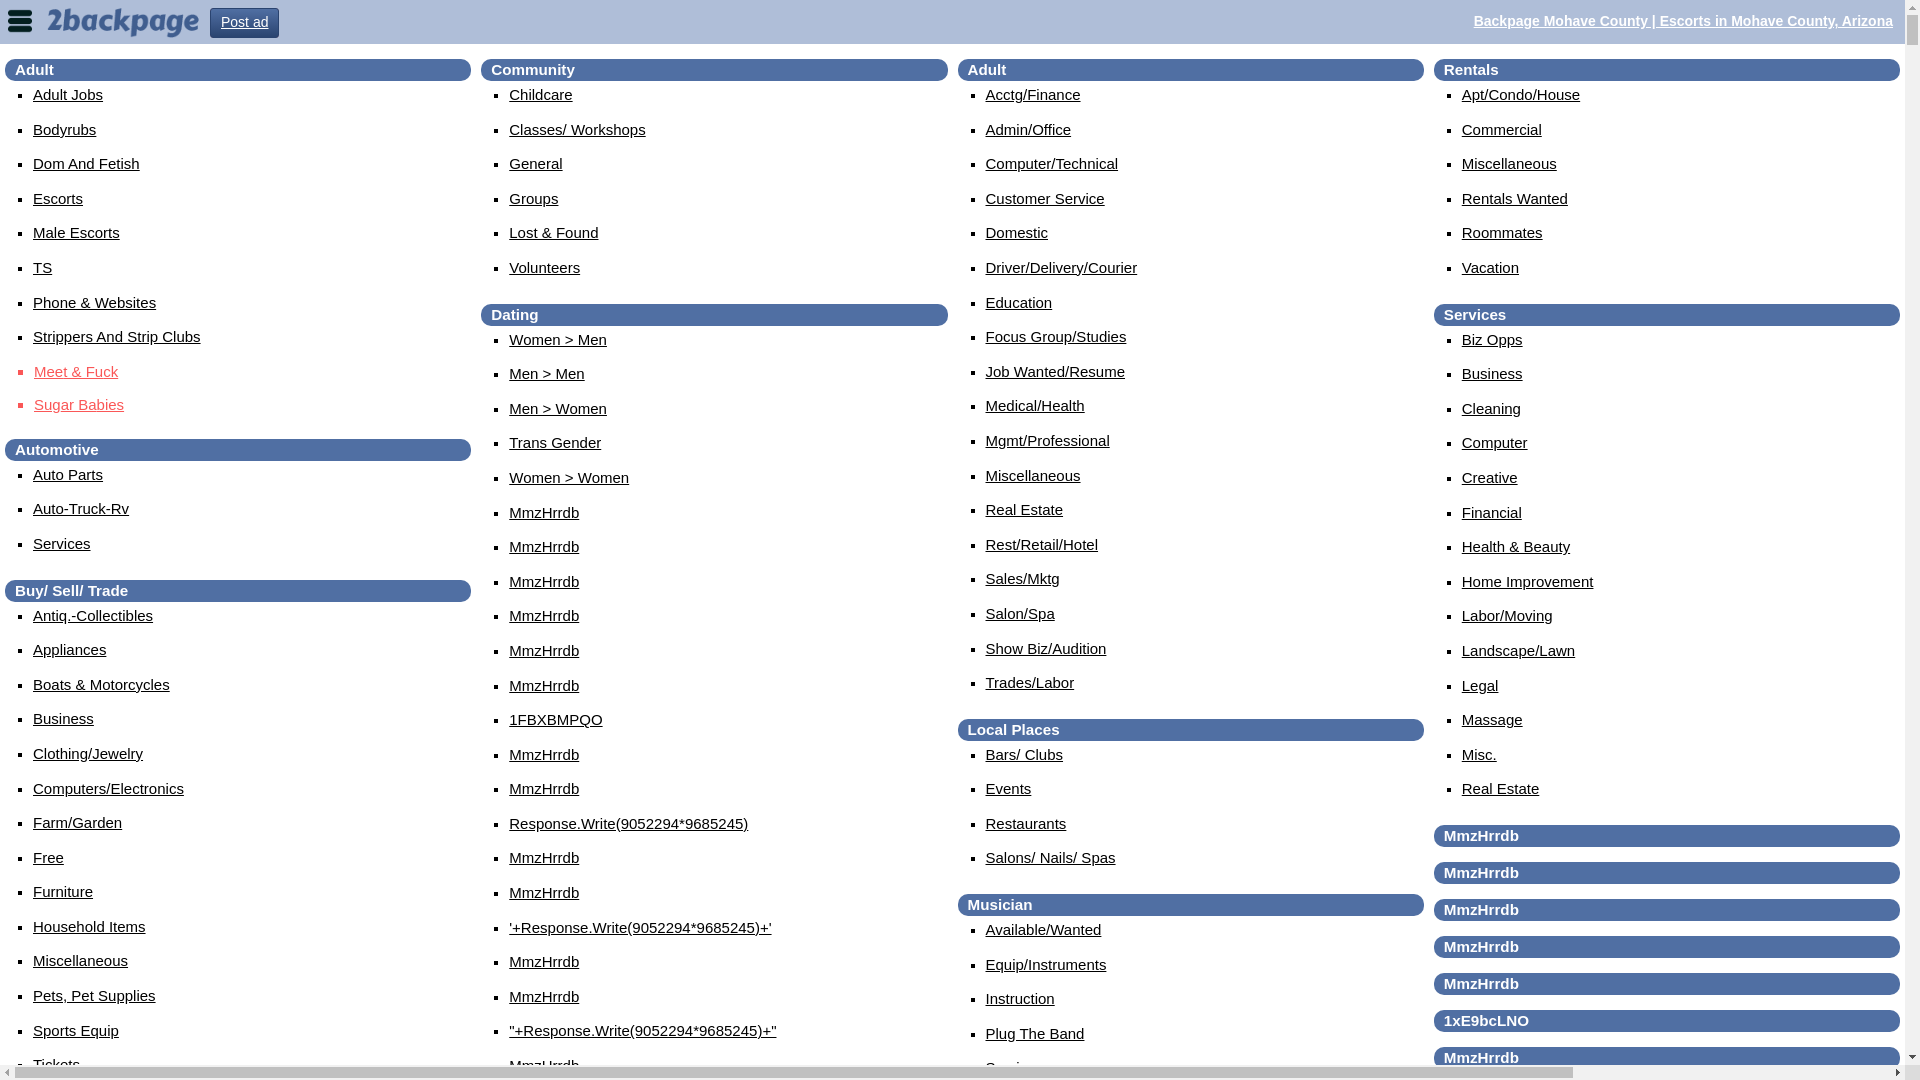 The height and width of the screenshot is (1080, 1920). Describe the element at coordinates (63, 717) in the screenshot. I see `'Business'` at that location.